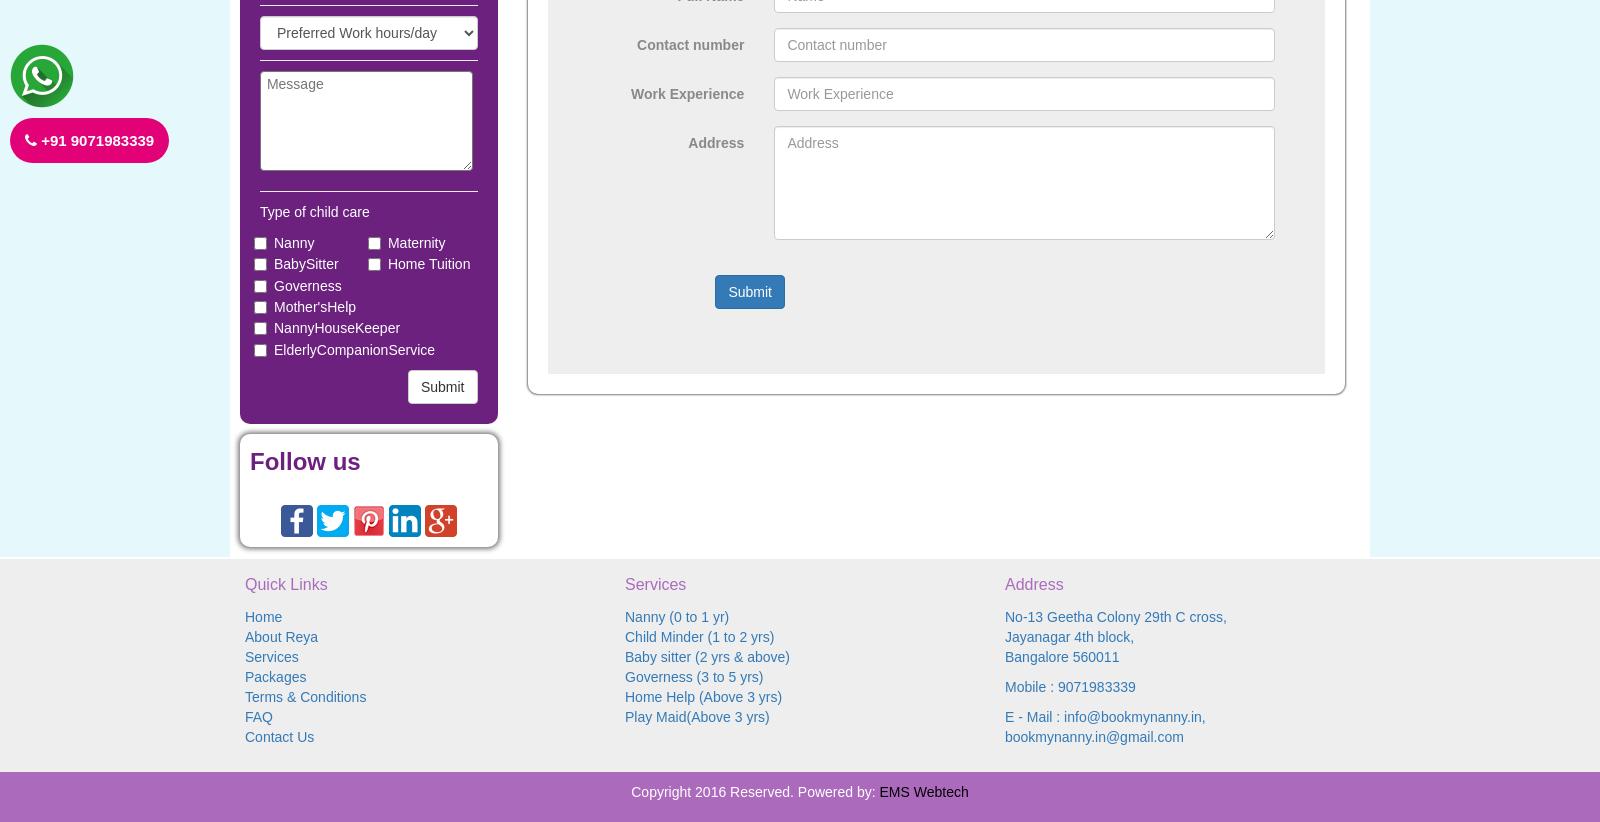 This screenshot has height=822, width=1600. What do you see at coordinates (427, 263) in the screenshot?
I see `'Home Tuition'` at bounding box center [427, 263].